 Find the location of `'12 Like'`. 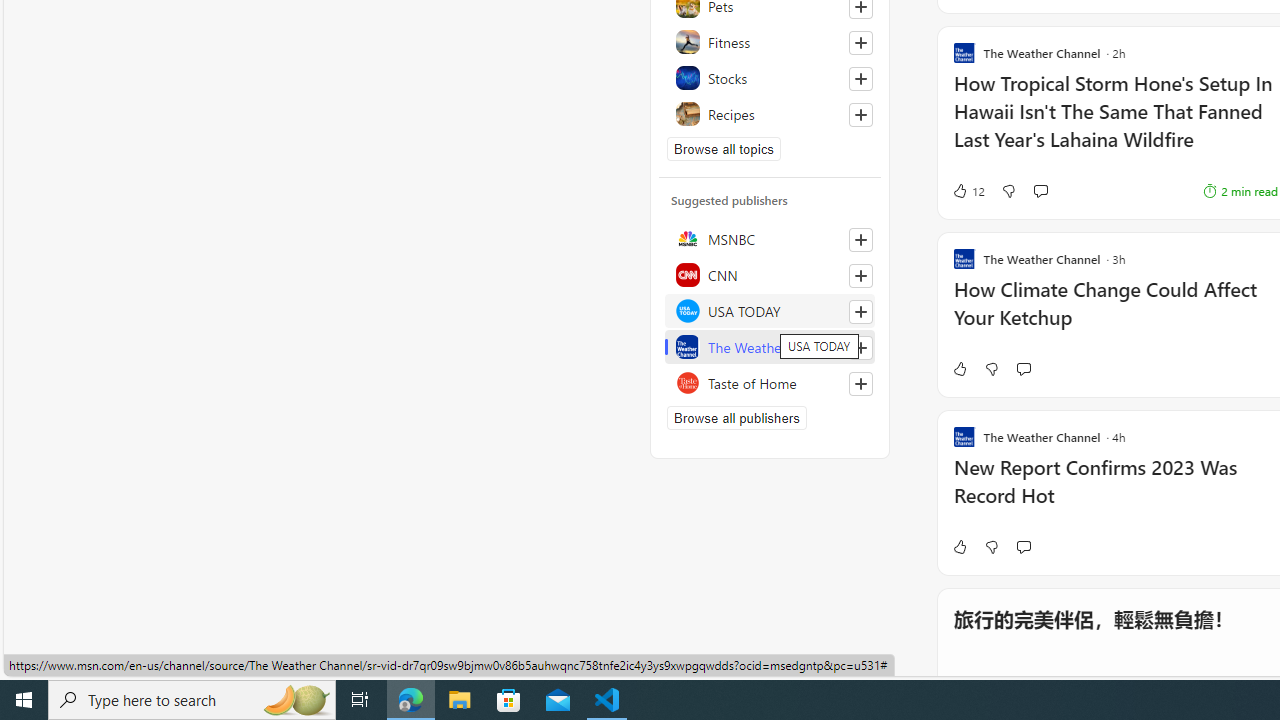

'12 Like' is located at coordinates (968, 191).